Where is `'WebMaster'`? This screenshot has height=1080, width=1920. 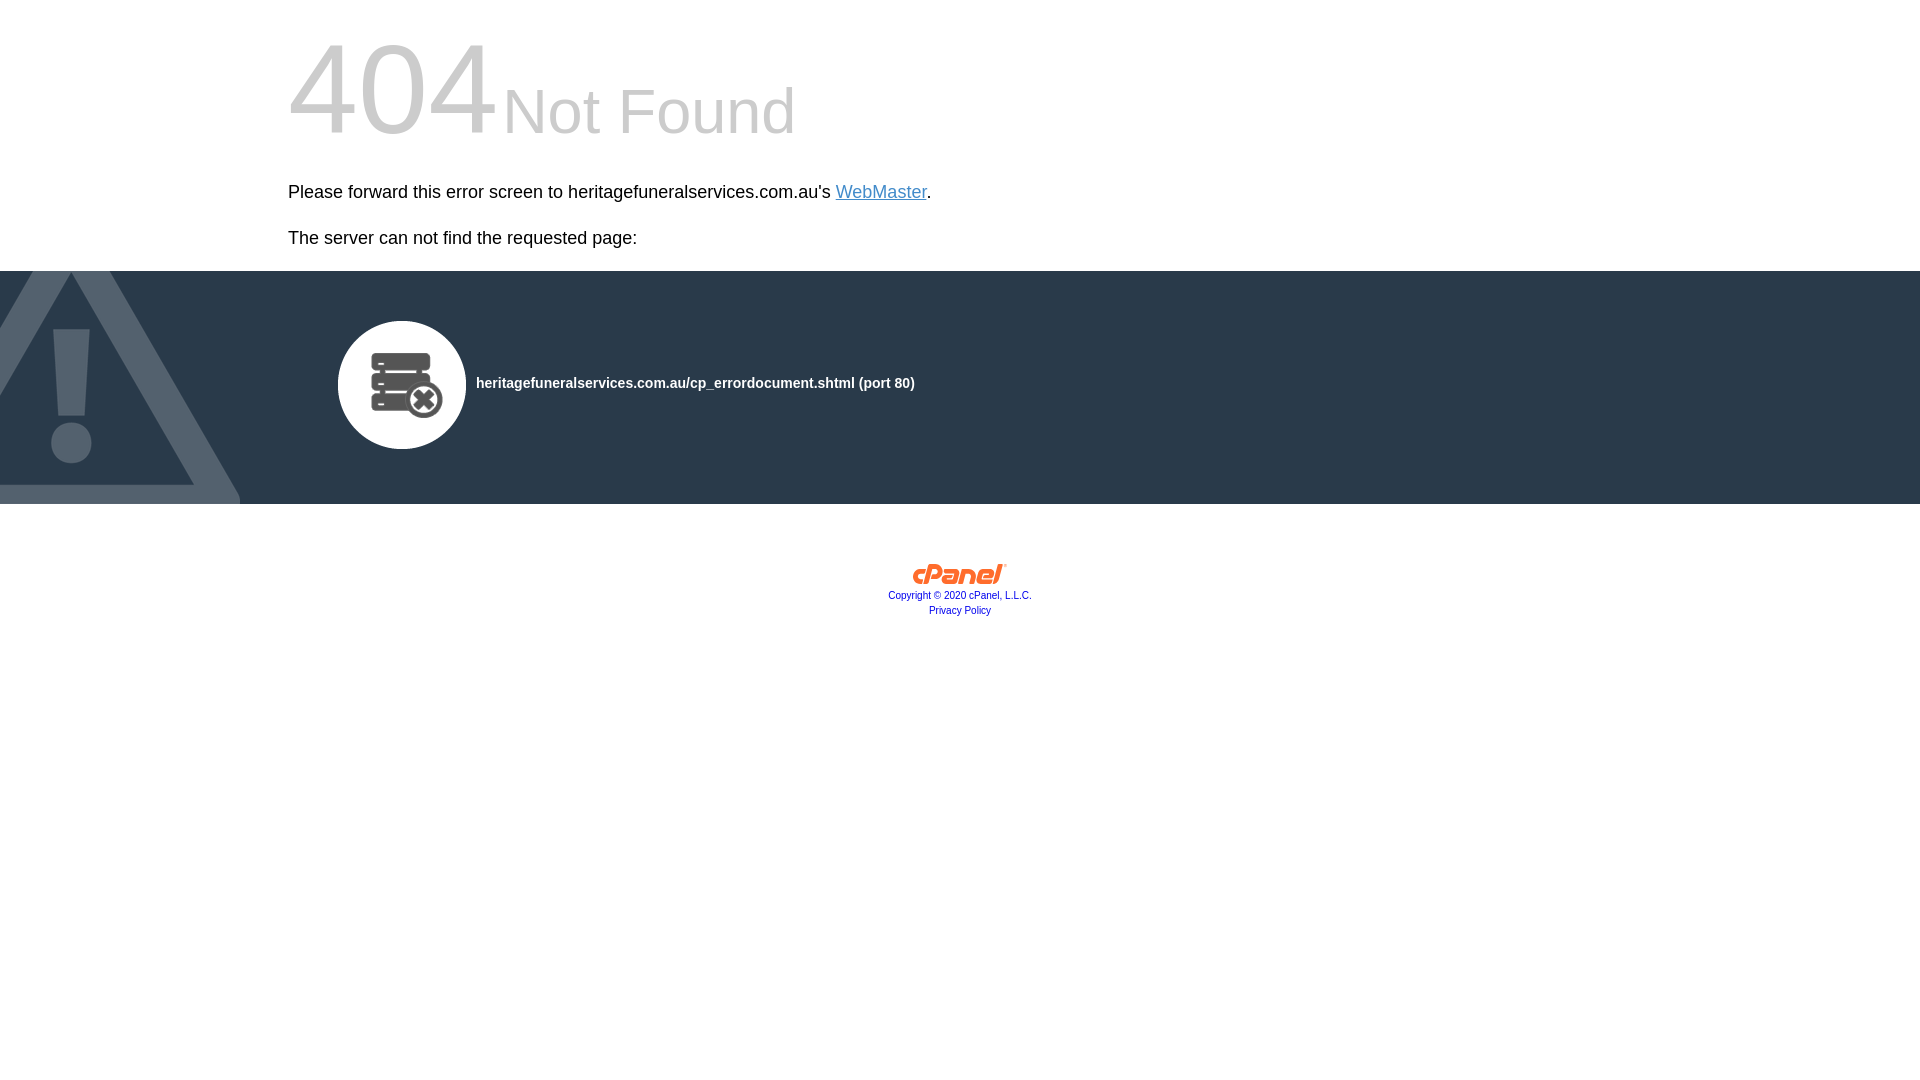
'WebMaster' is located at coordinates (880, 192).